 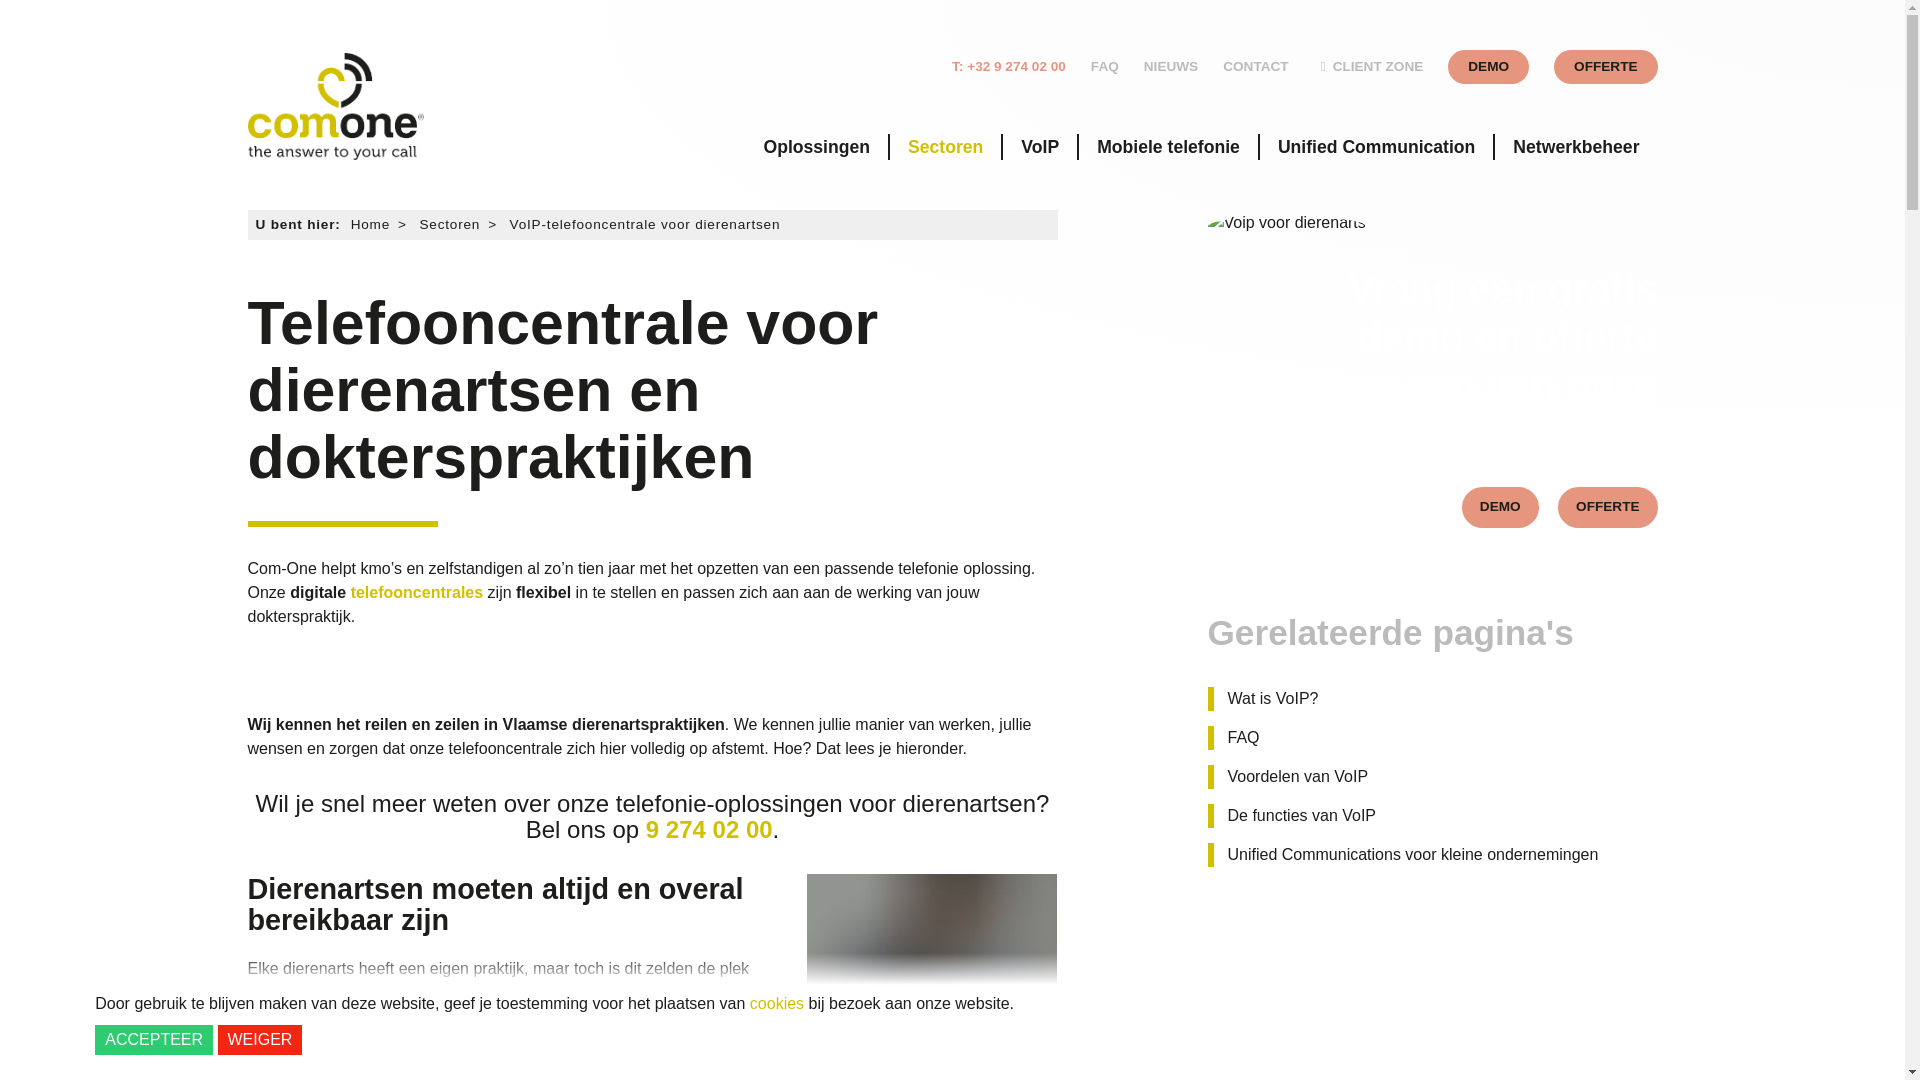 I want to click on '9 274 02 00', so click(x=709, y=829).